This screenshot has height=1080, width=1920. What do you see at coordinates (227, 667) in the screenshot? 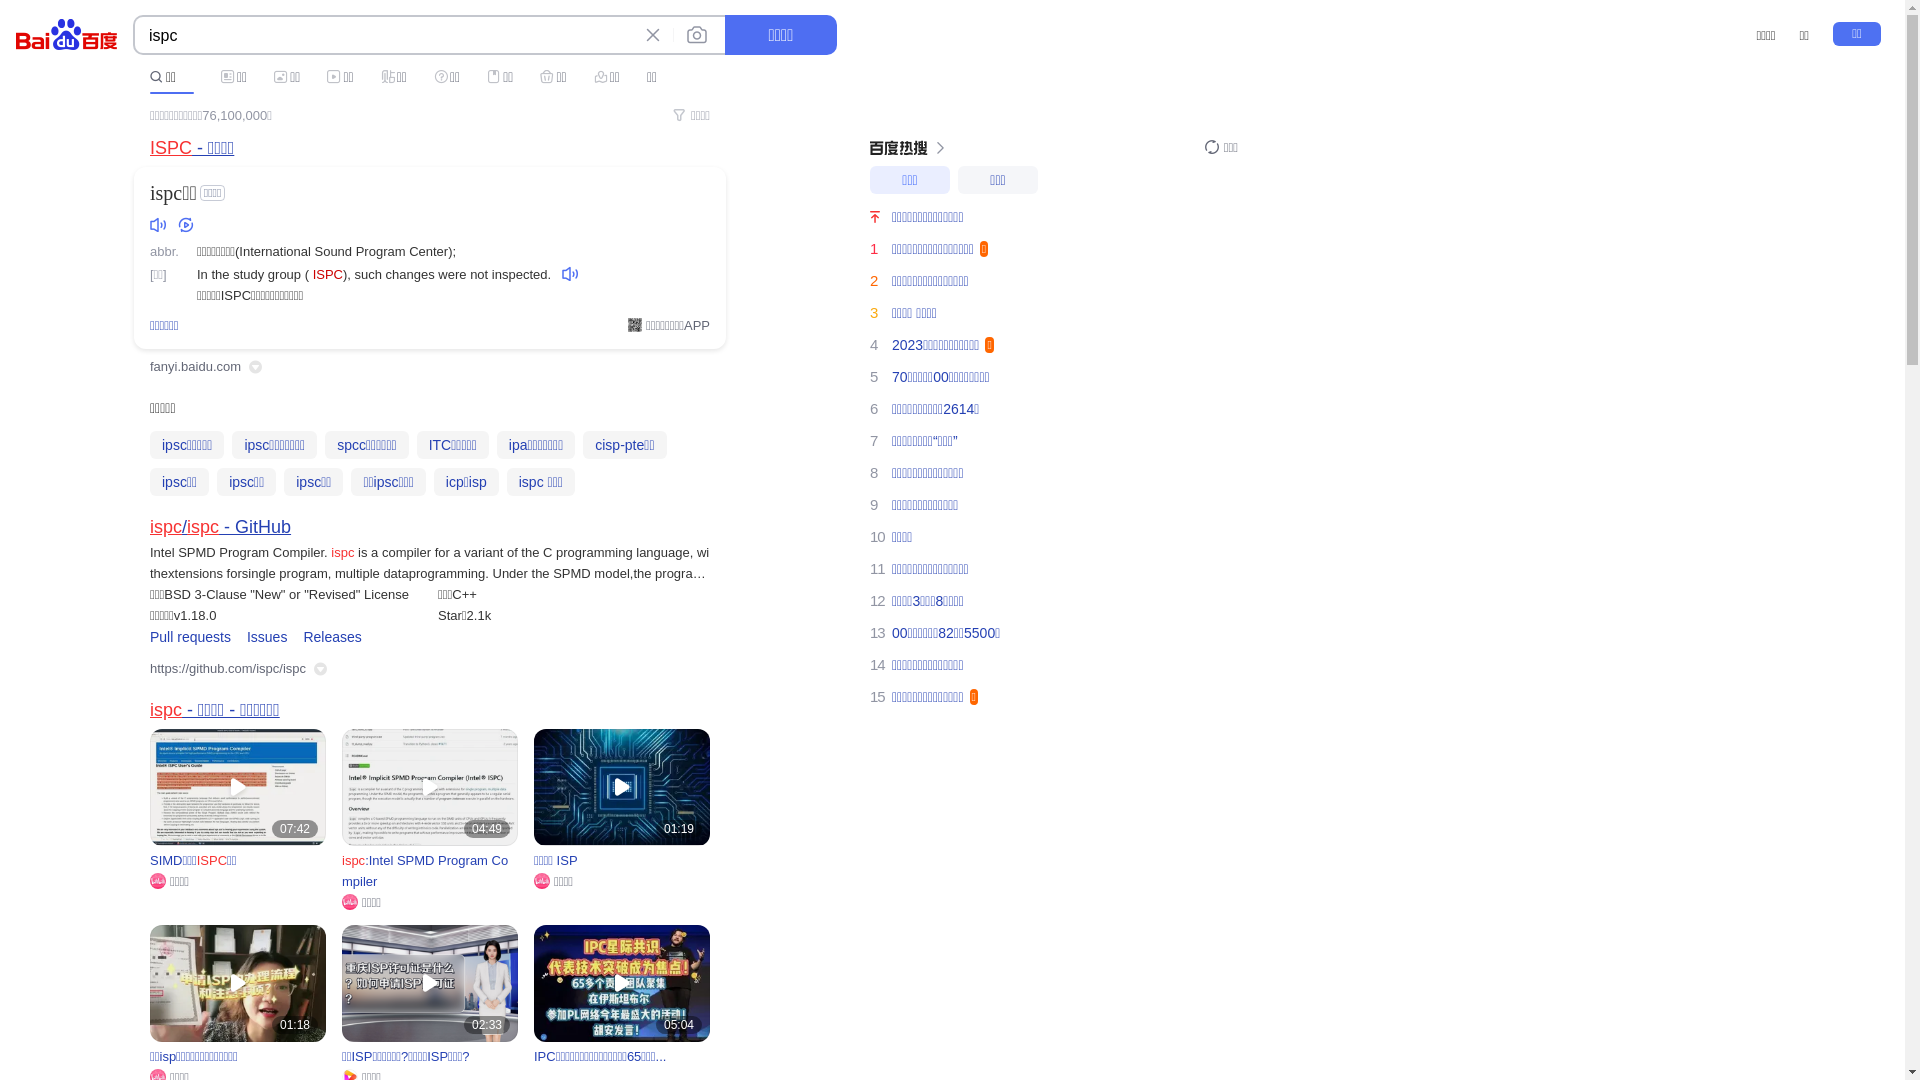
I see `'https://github.com/ispc/ispc'` at bounding box center [227, 667].